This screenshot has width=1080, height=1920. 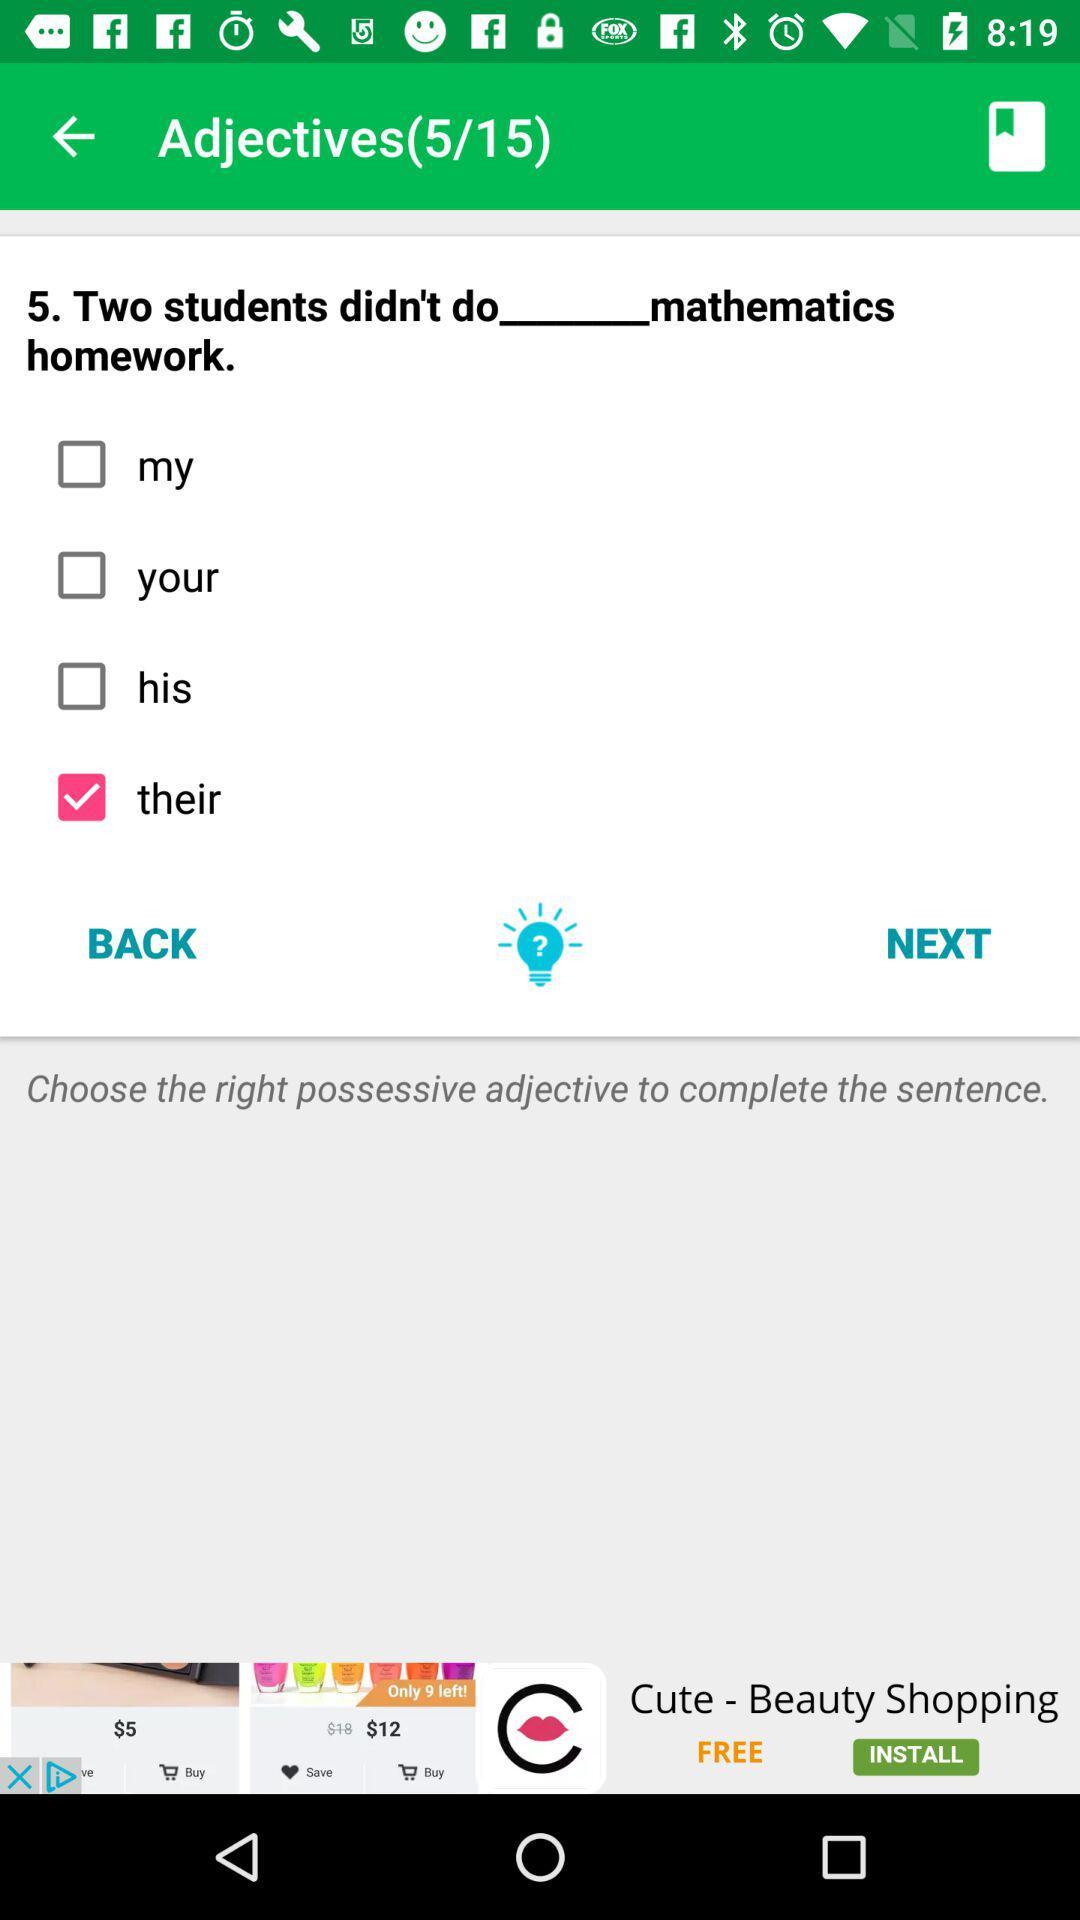 What do you see at coordinates (938, 940) in the screenshot?
I see `the text which is right of the light icon` at bounding box center [938, 940].